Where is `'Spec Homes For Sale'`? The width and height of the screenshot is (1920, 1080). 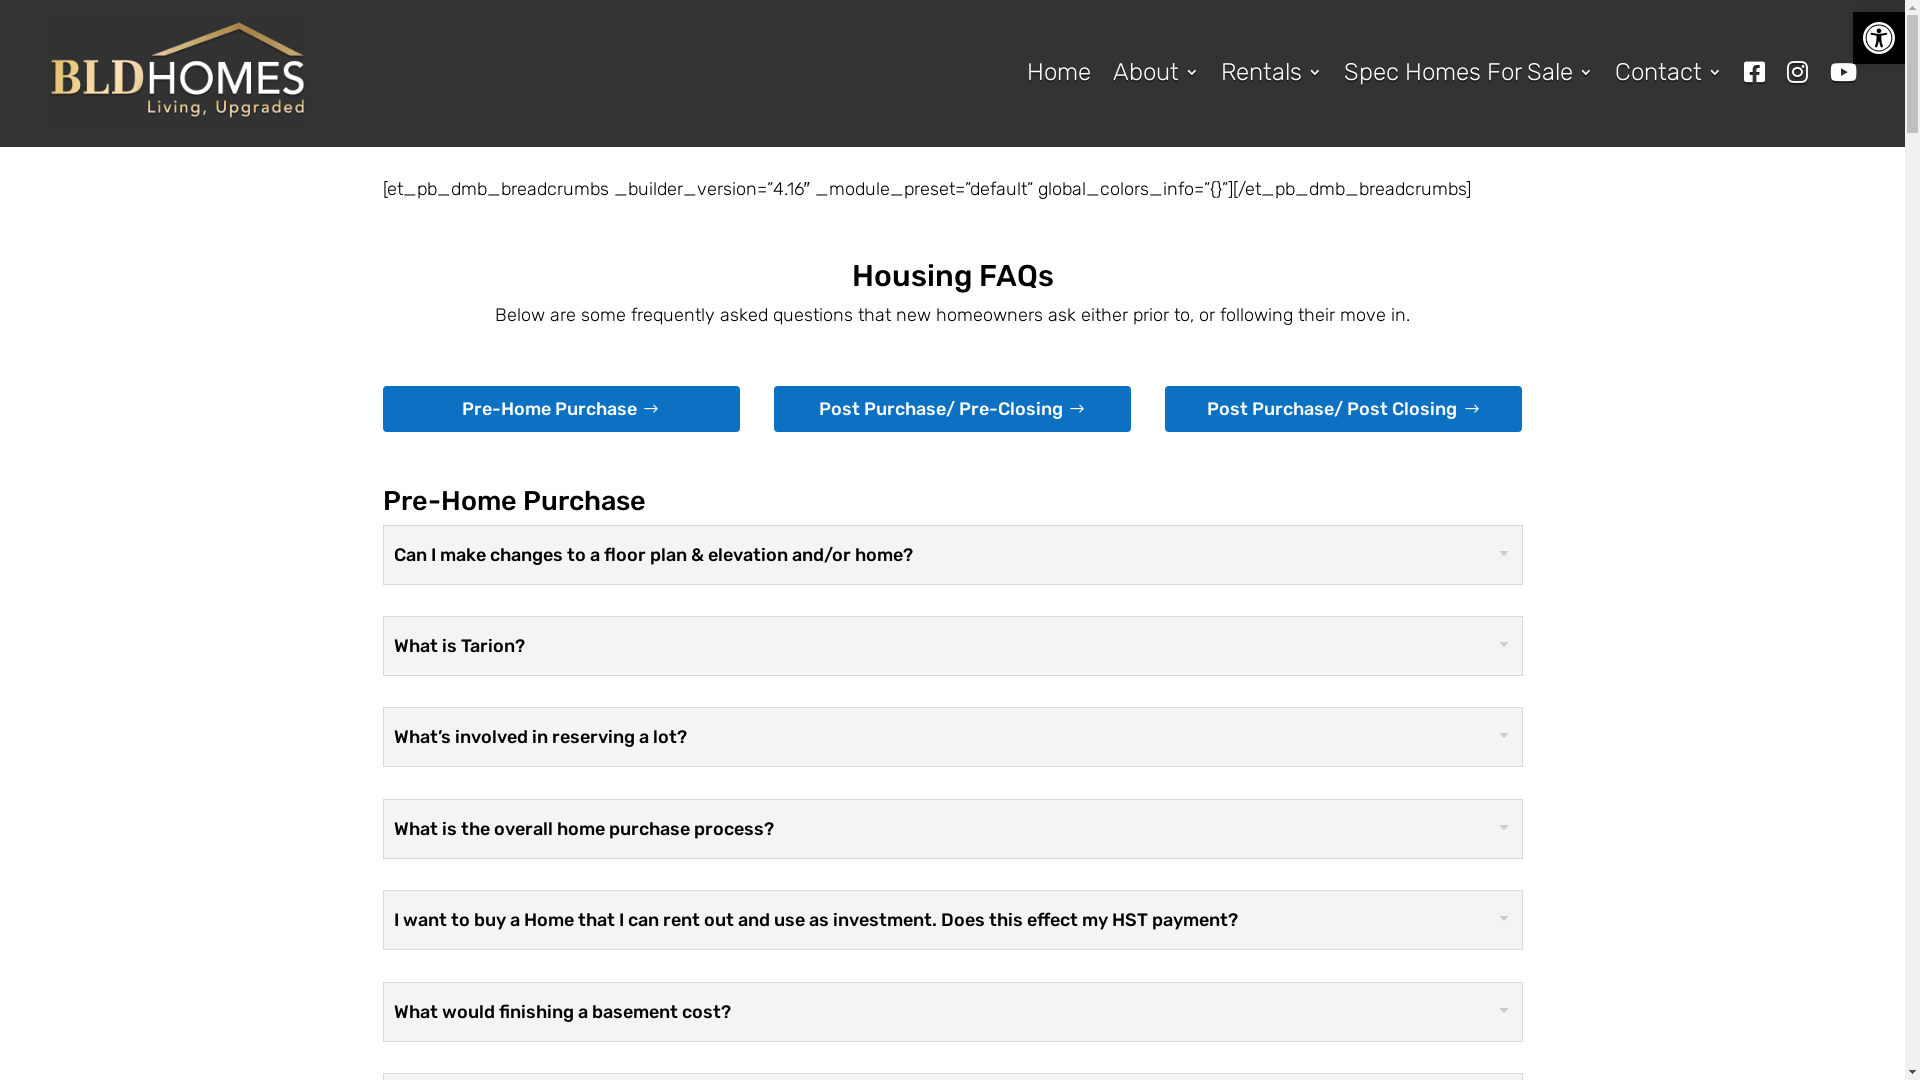
'Spec Homes For Sale' is located at coordinates (1468, 71).